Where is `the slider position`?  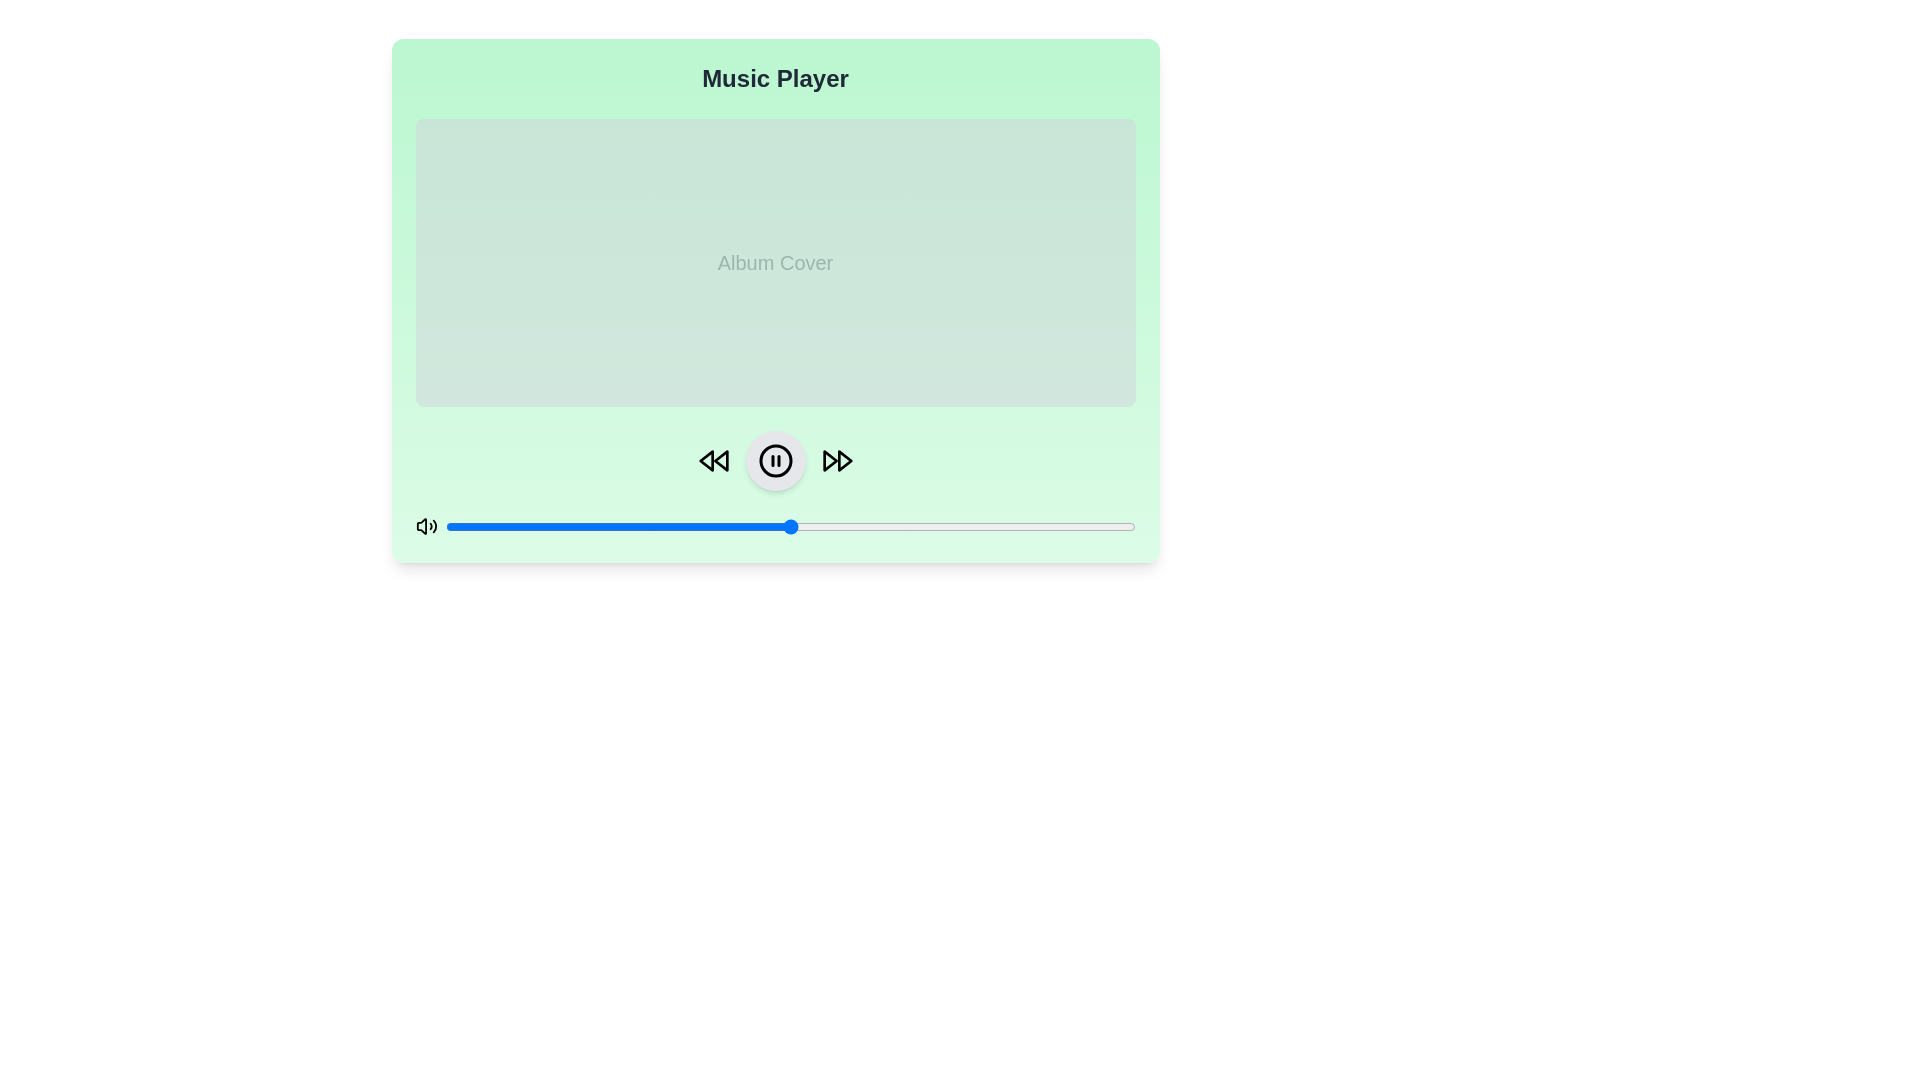
the slider position is located at coordinates (954, 526).